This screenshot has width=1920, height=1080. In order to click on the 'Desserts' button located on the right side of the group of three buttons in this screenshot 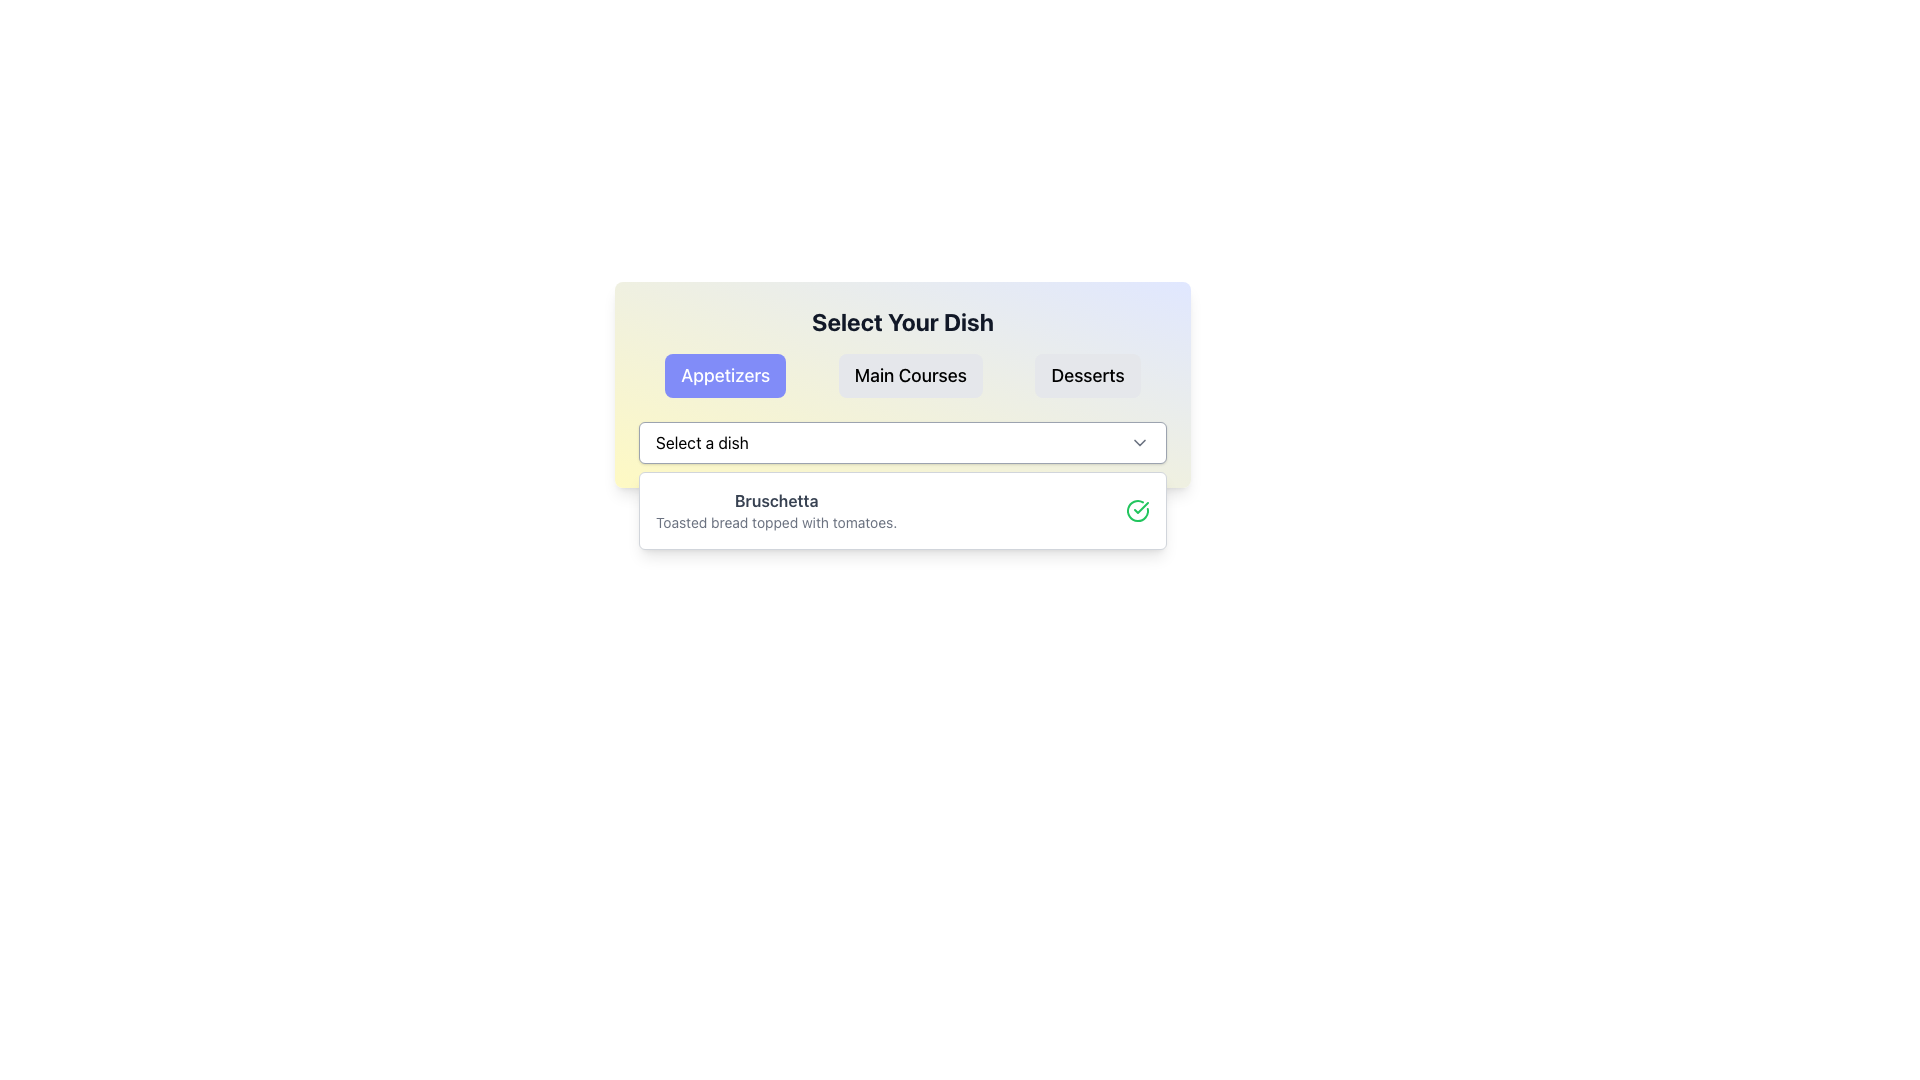, I will do `click(1087, 375)`.